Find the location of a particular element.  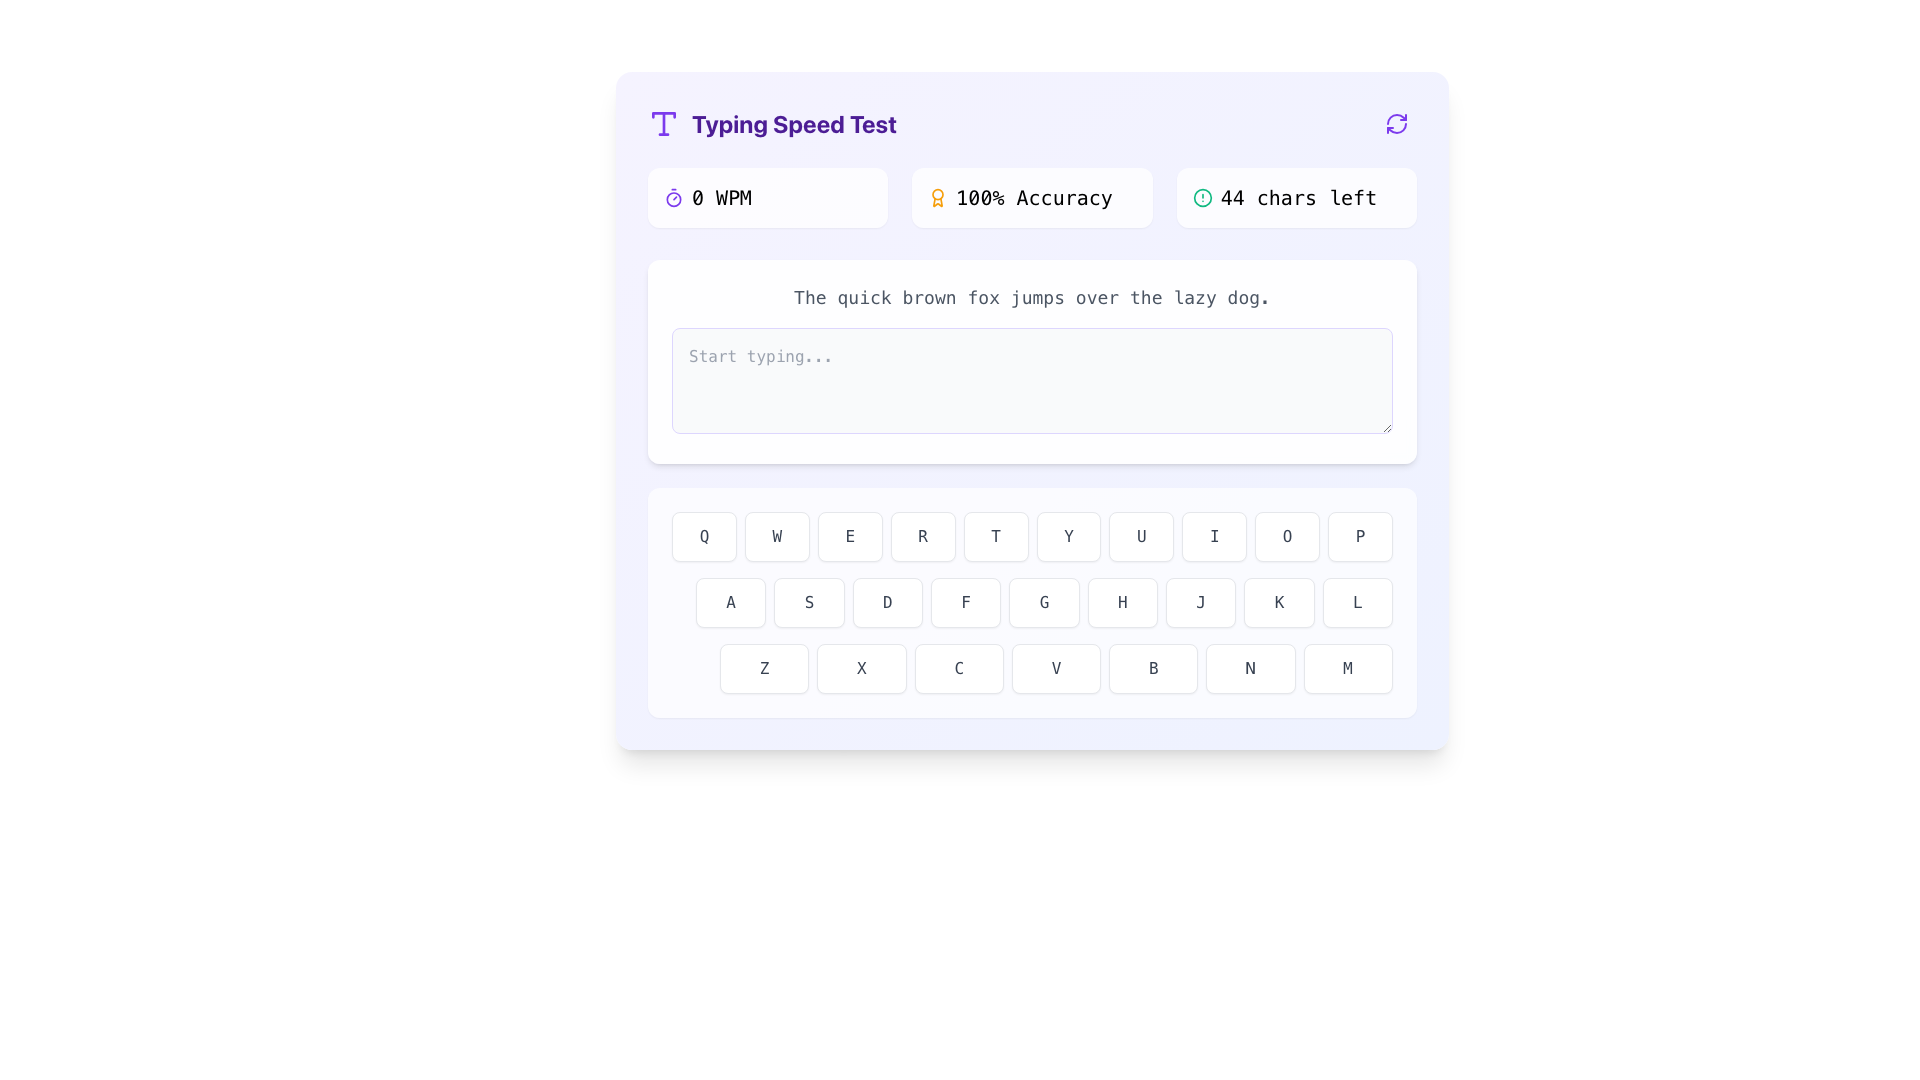

the character count display text label, which indicates the remaining number of characters that can be typed in the text input field is located at coordinates (1298, 197).